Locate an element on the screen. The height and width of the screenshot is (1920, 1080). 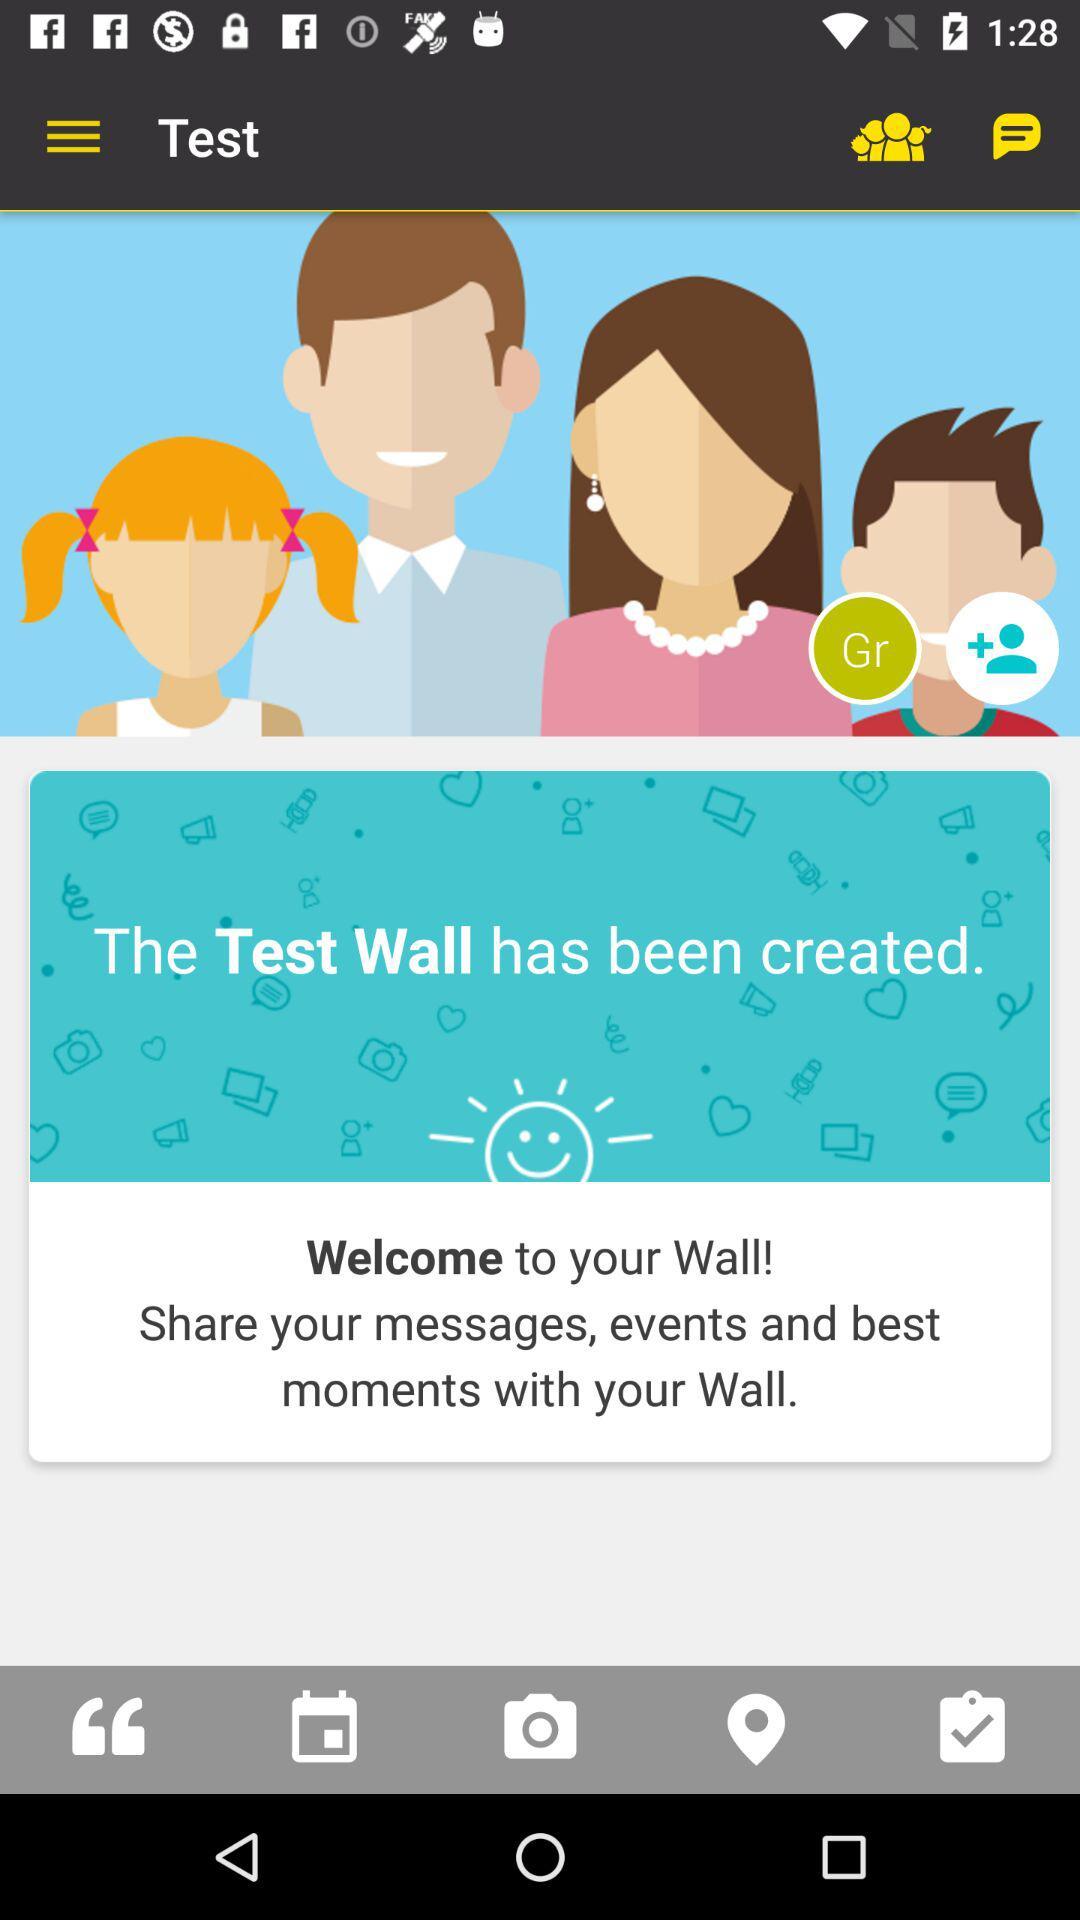
to-do lists is located at coordinates (971, 1728).